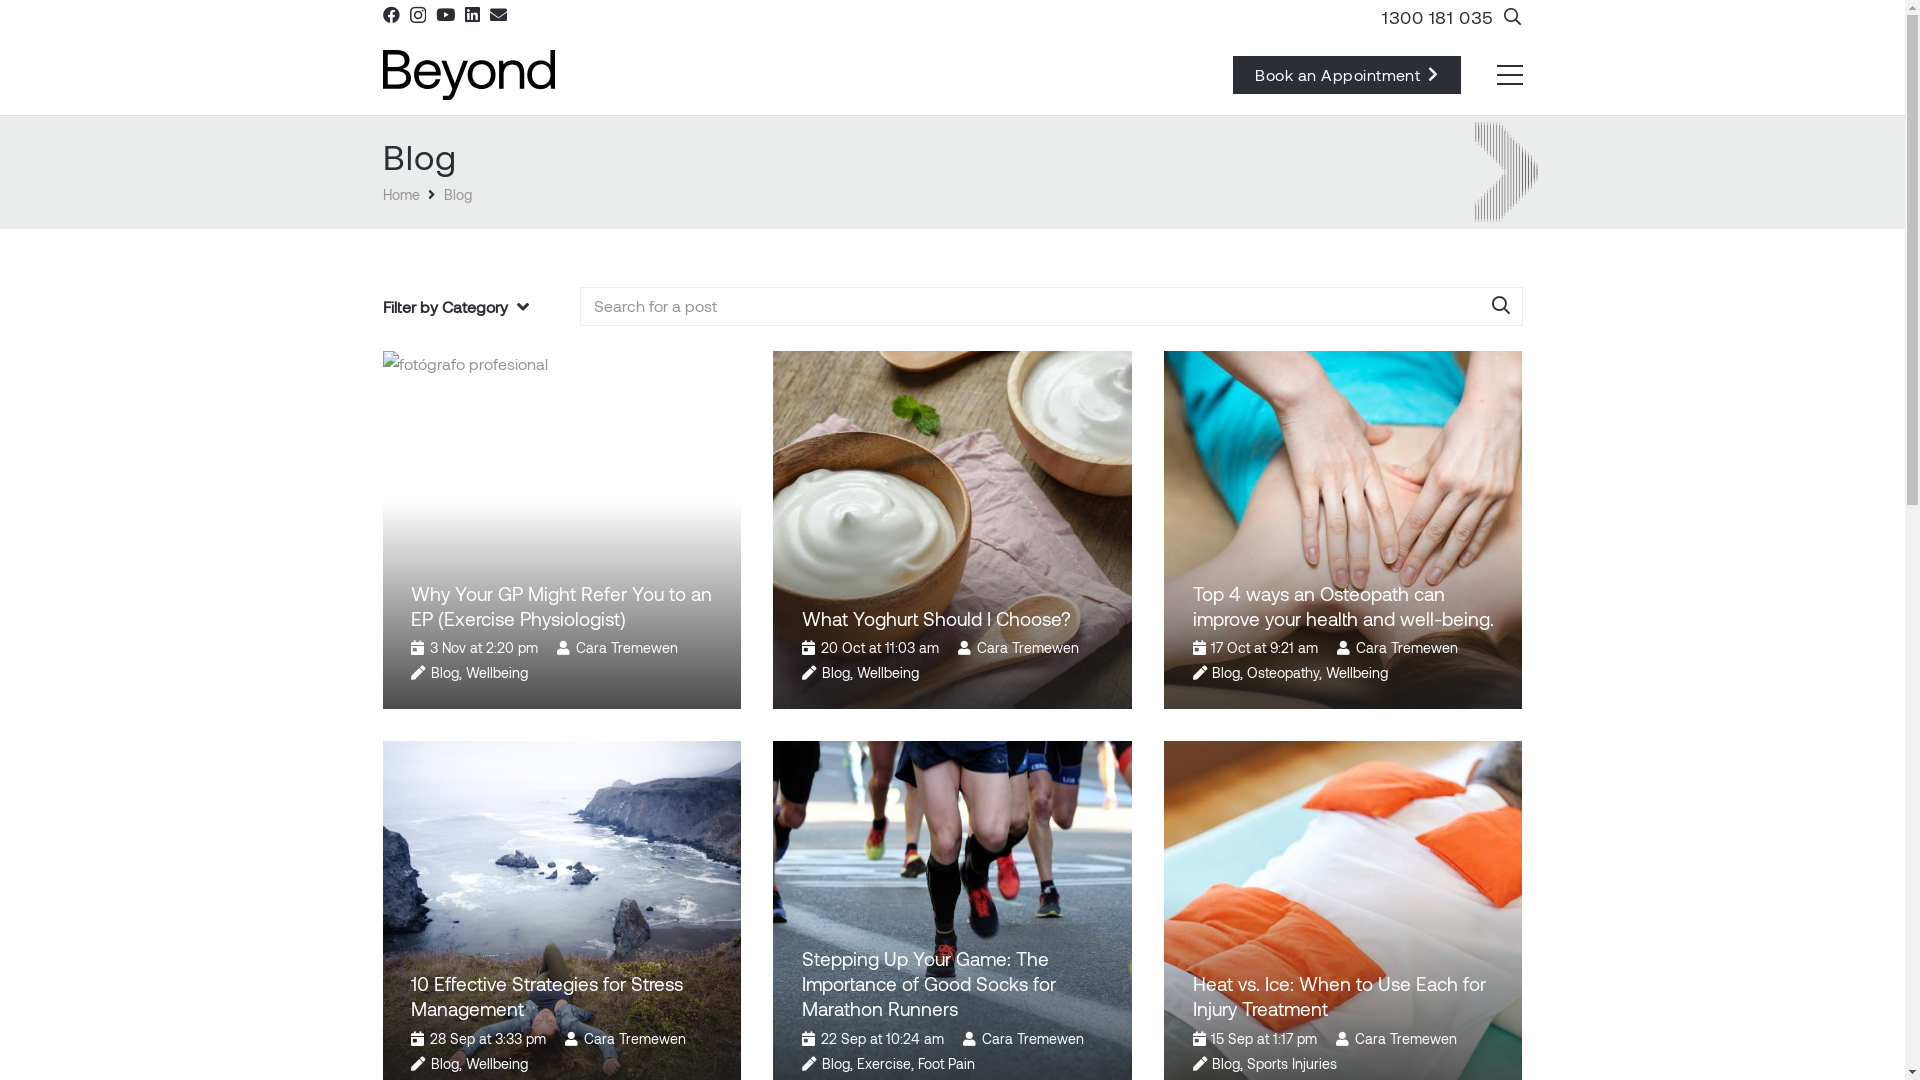 The height and width of the screenshot is (1080, 1920). What do you see at coordinates (464, 1062) in the screenshot?
I see `'Wellbeing'` at bounding box center [464, 1062].